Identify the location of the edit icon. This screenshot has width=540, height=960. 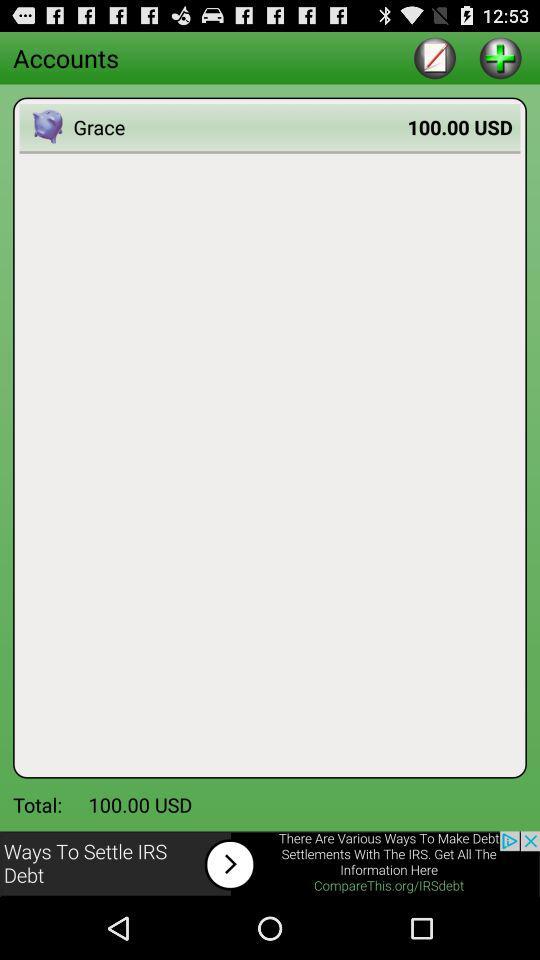
(434, 61).